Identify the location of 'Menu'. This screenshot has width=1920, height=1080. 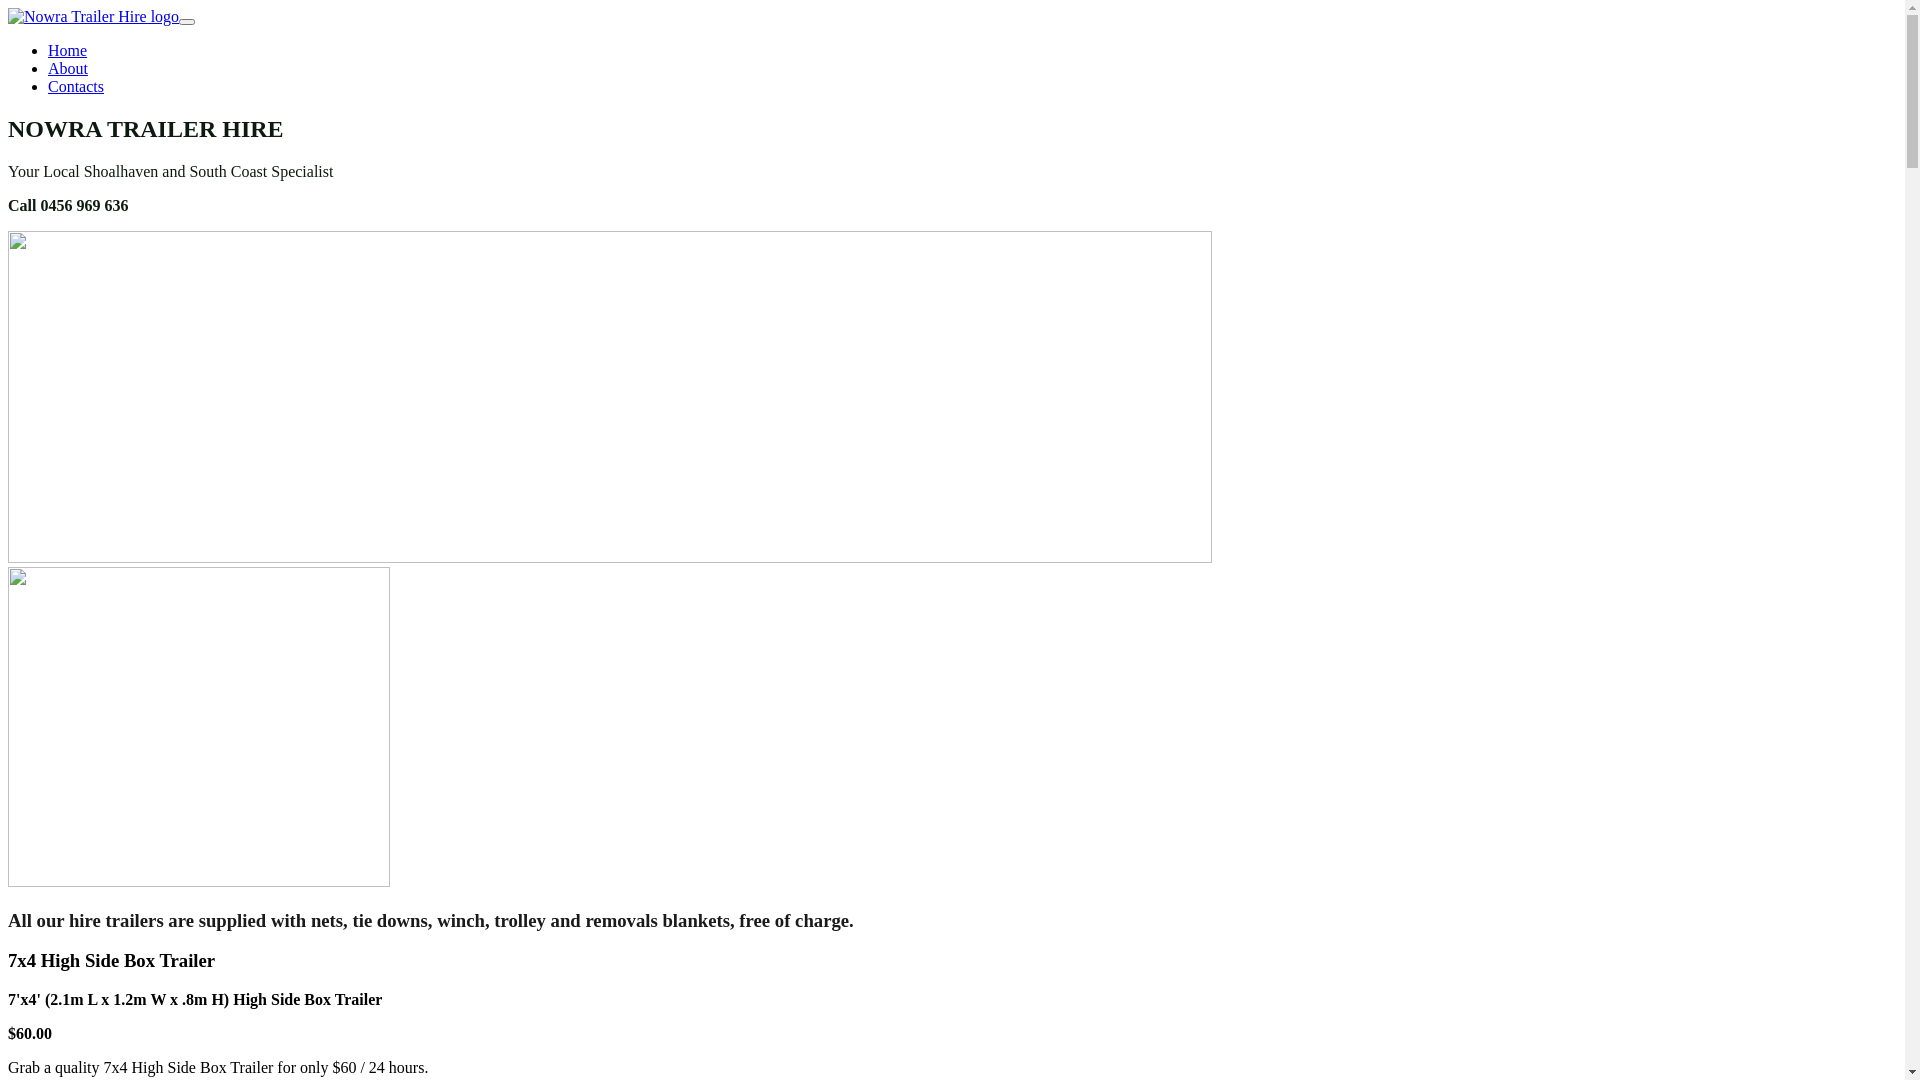
(187, 22).